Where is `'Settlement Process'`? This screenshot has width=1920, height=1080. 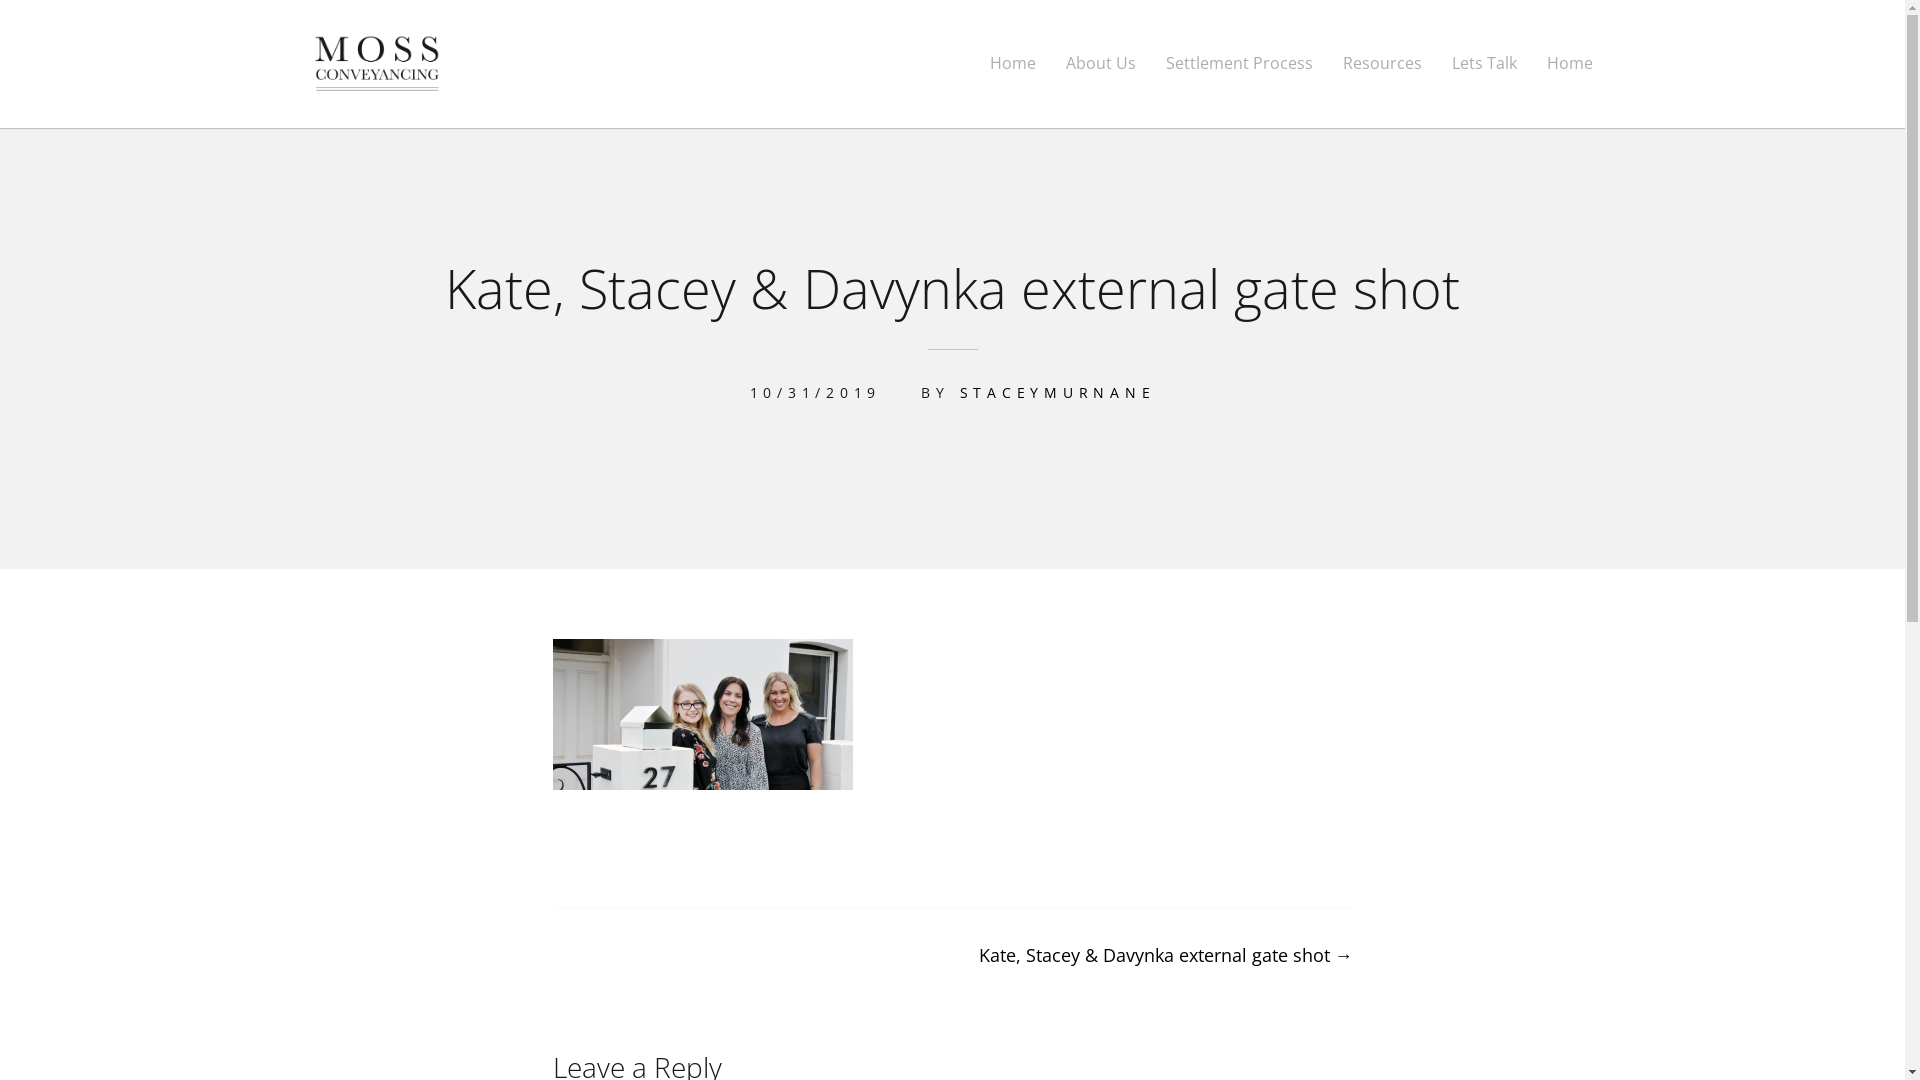
'Settlement Process' is located at coordinates (1238, 62).